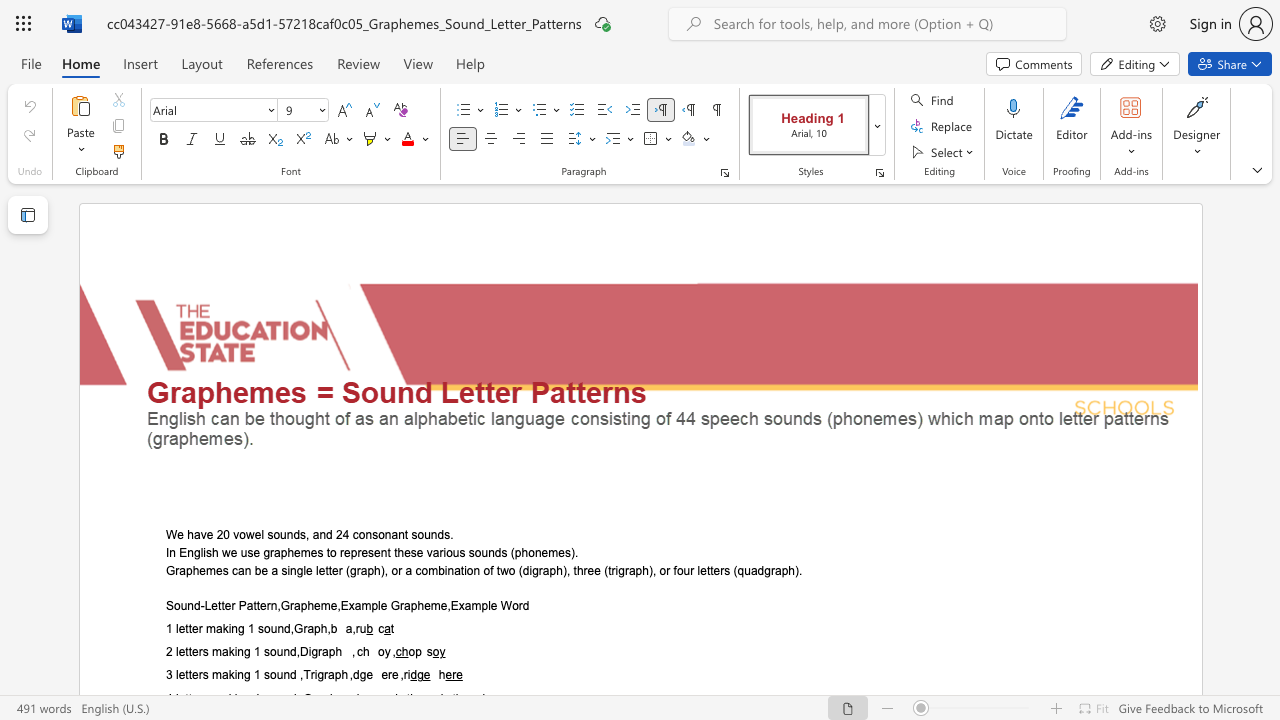 The width and height of the screenshot is (1280, 720). Describe the element at coordinates (249, 552) in the screenshot. I see `the 2th character "s" in the text` at that location.